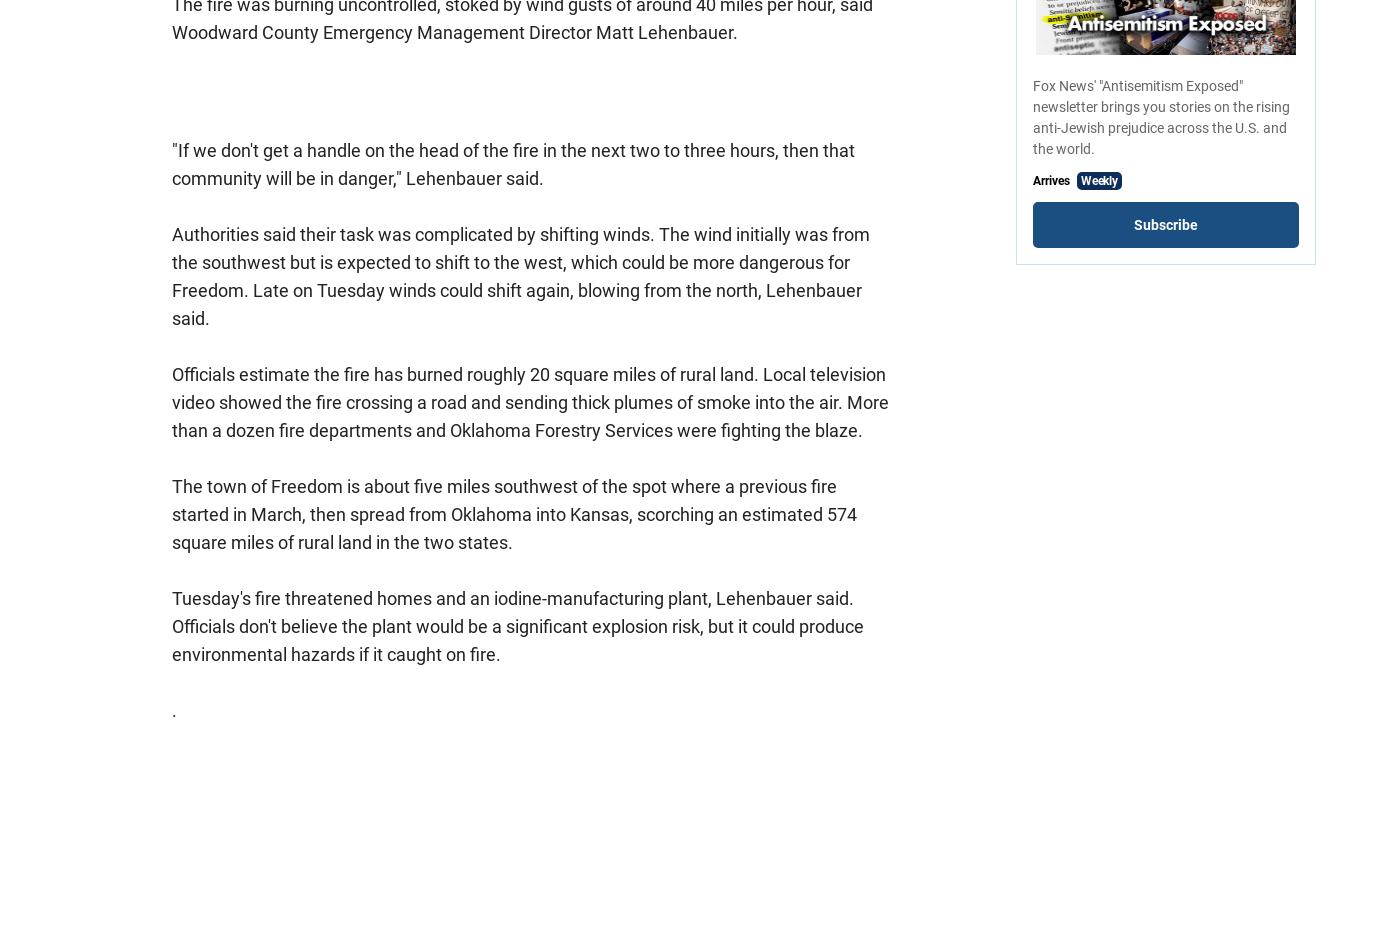  Describe the element at coordinates (174, 710) in the screenshot. I see `'.'` at that location.